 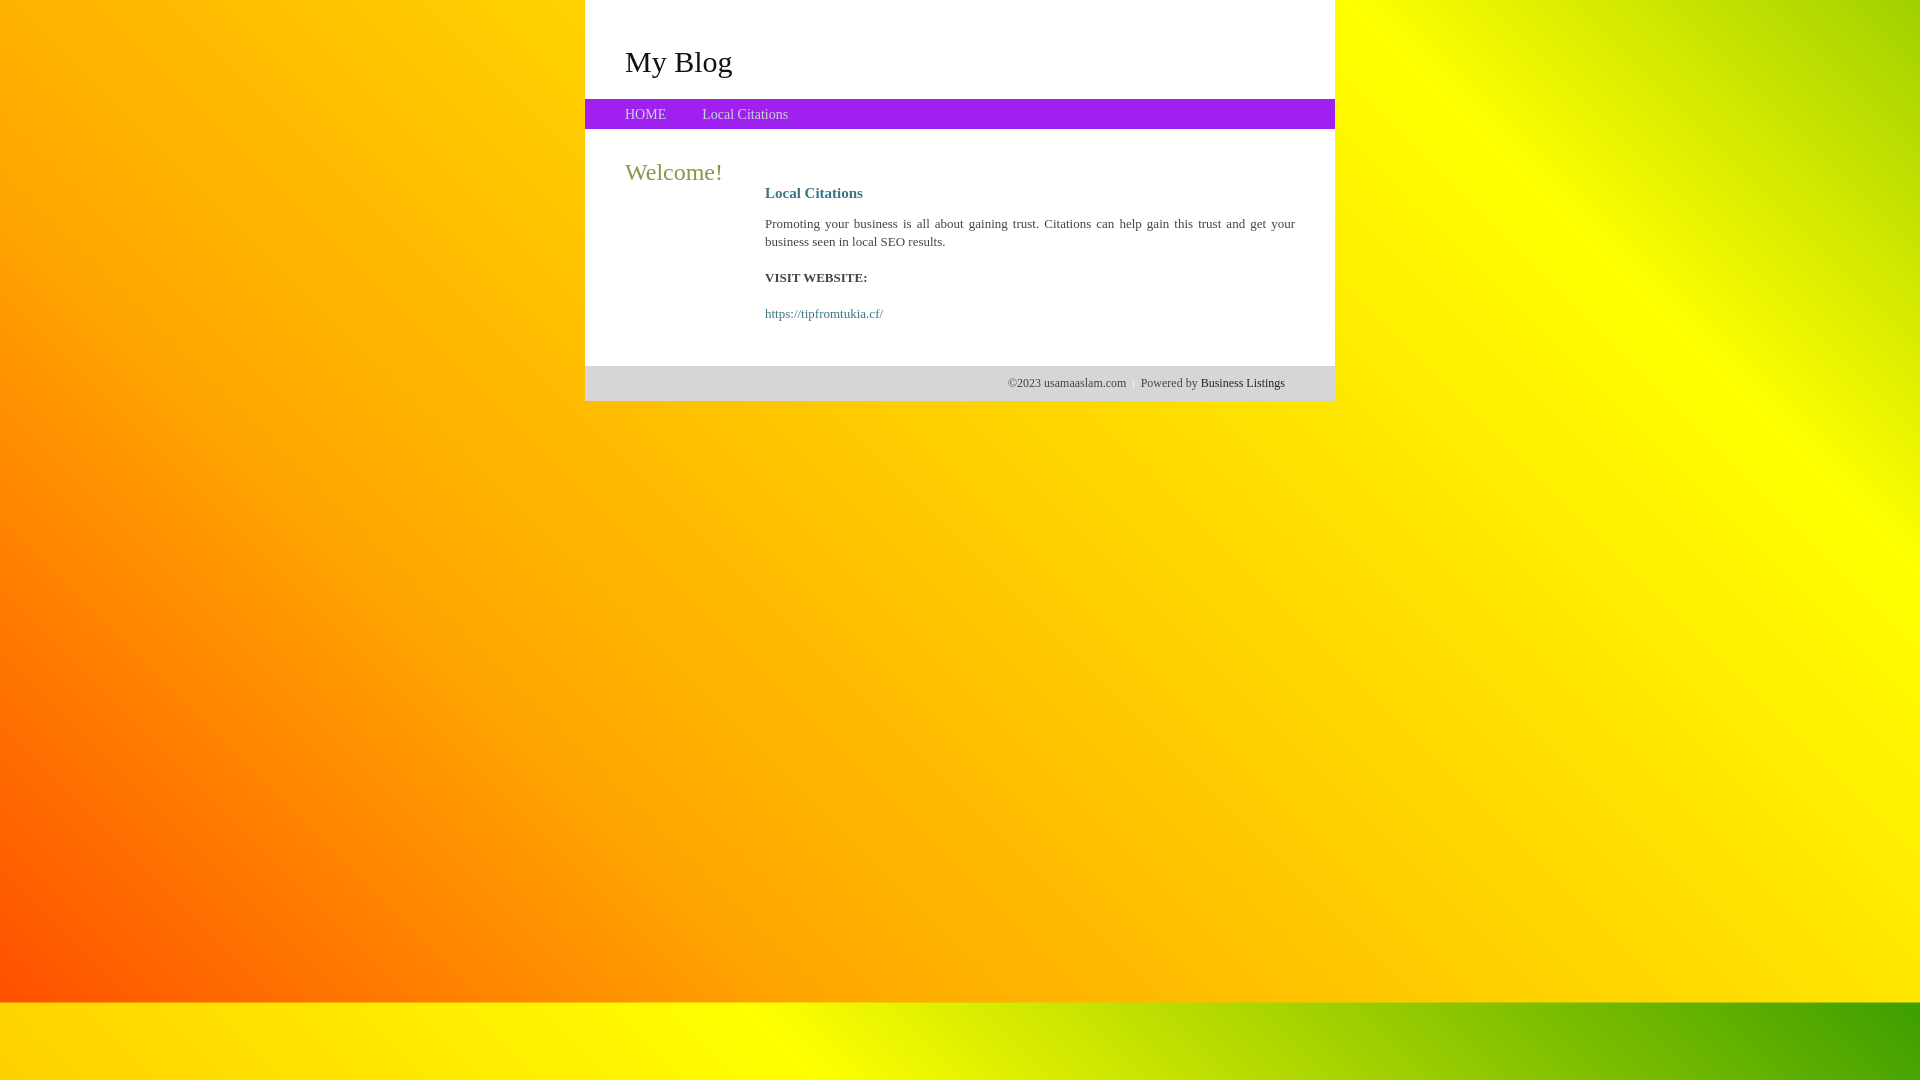 I want to click on 'https://tipfromtukia.cf/', so click(x=763, y=313).